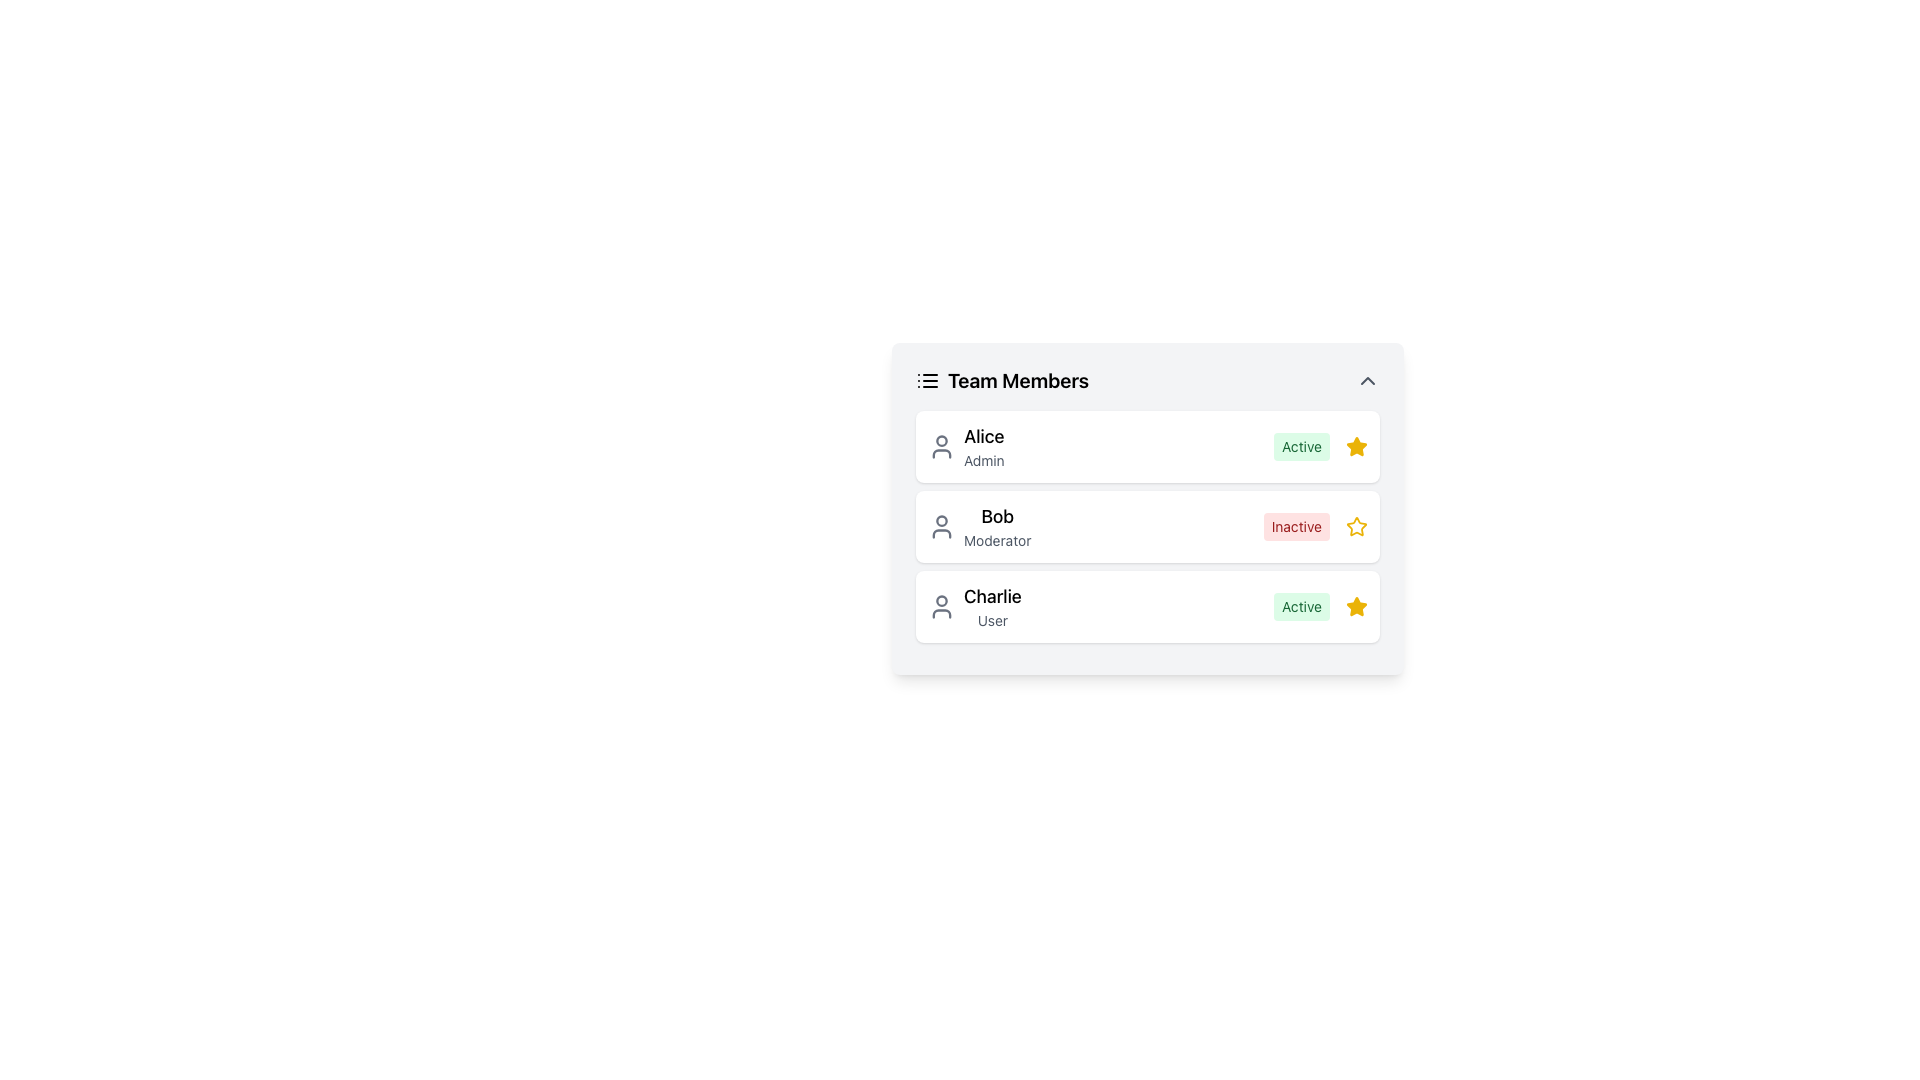 The height and width of the screenshot is (1080, 1920). Describe the element at coordinates (992, 605) in the screenshot. I see `the interactive text label identifying 'Charlie' as 'User' in the 'Team Members' panel, which is located below 'Alice' and 'Bob'` at that location.